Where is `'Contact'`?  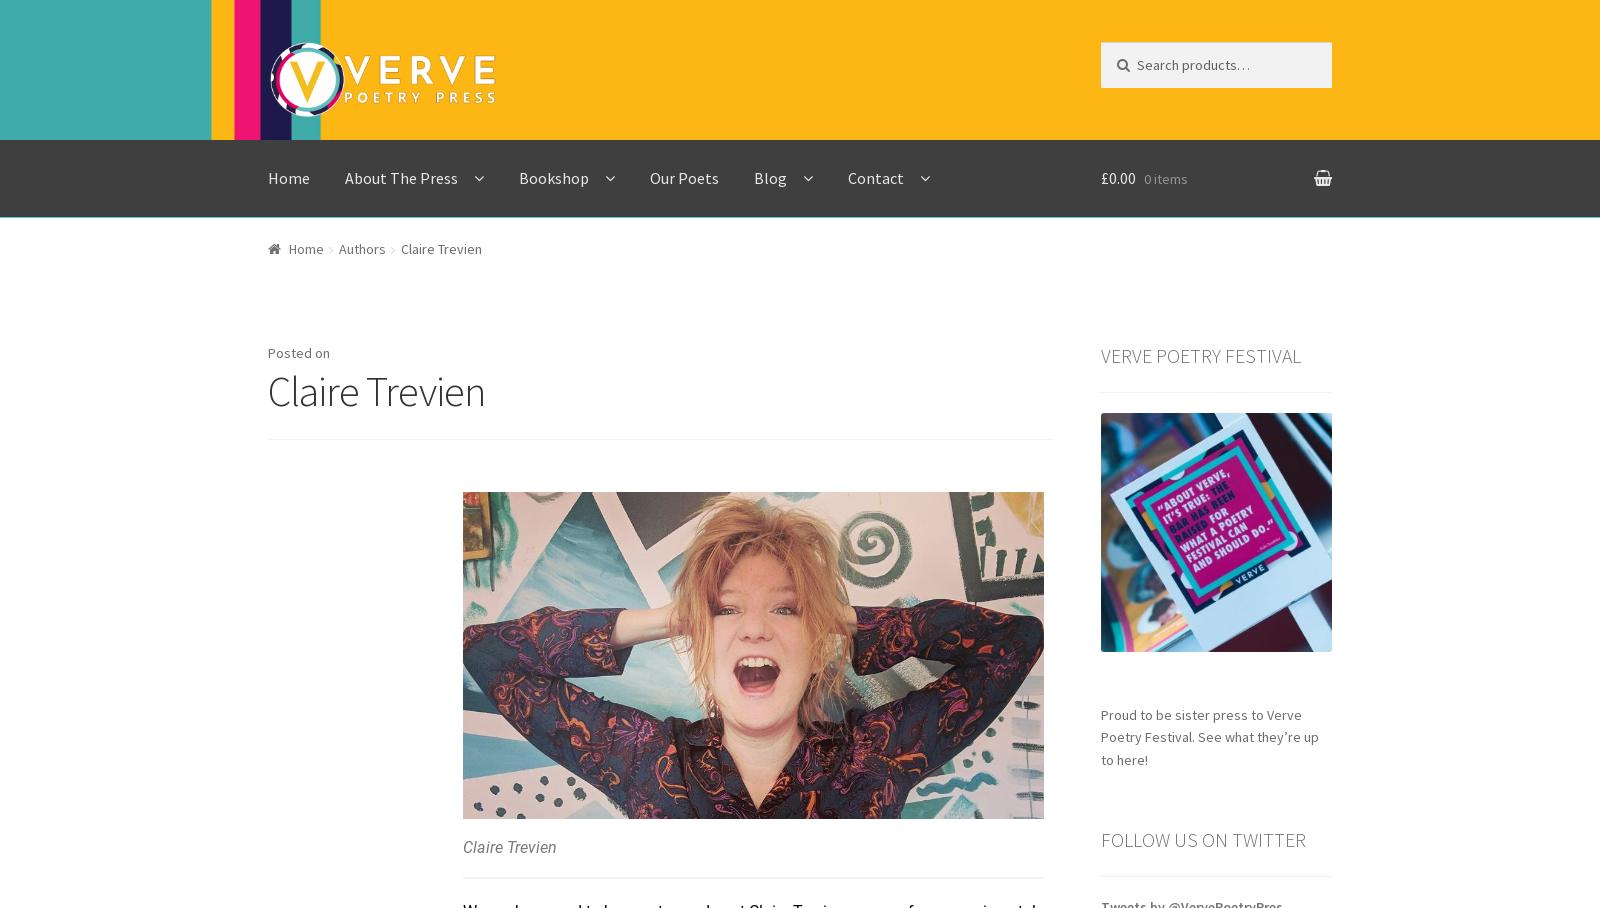
'Contact' is located at coordinates (875, 175).